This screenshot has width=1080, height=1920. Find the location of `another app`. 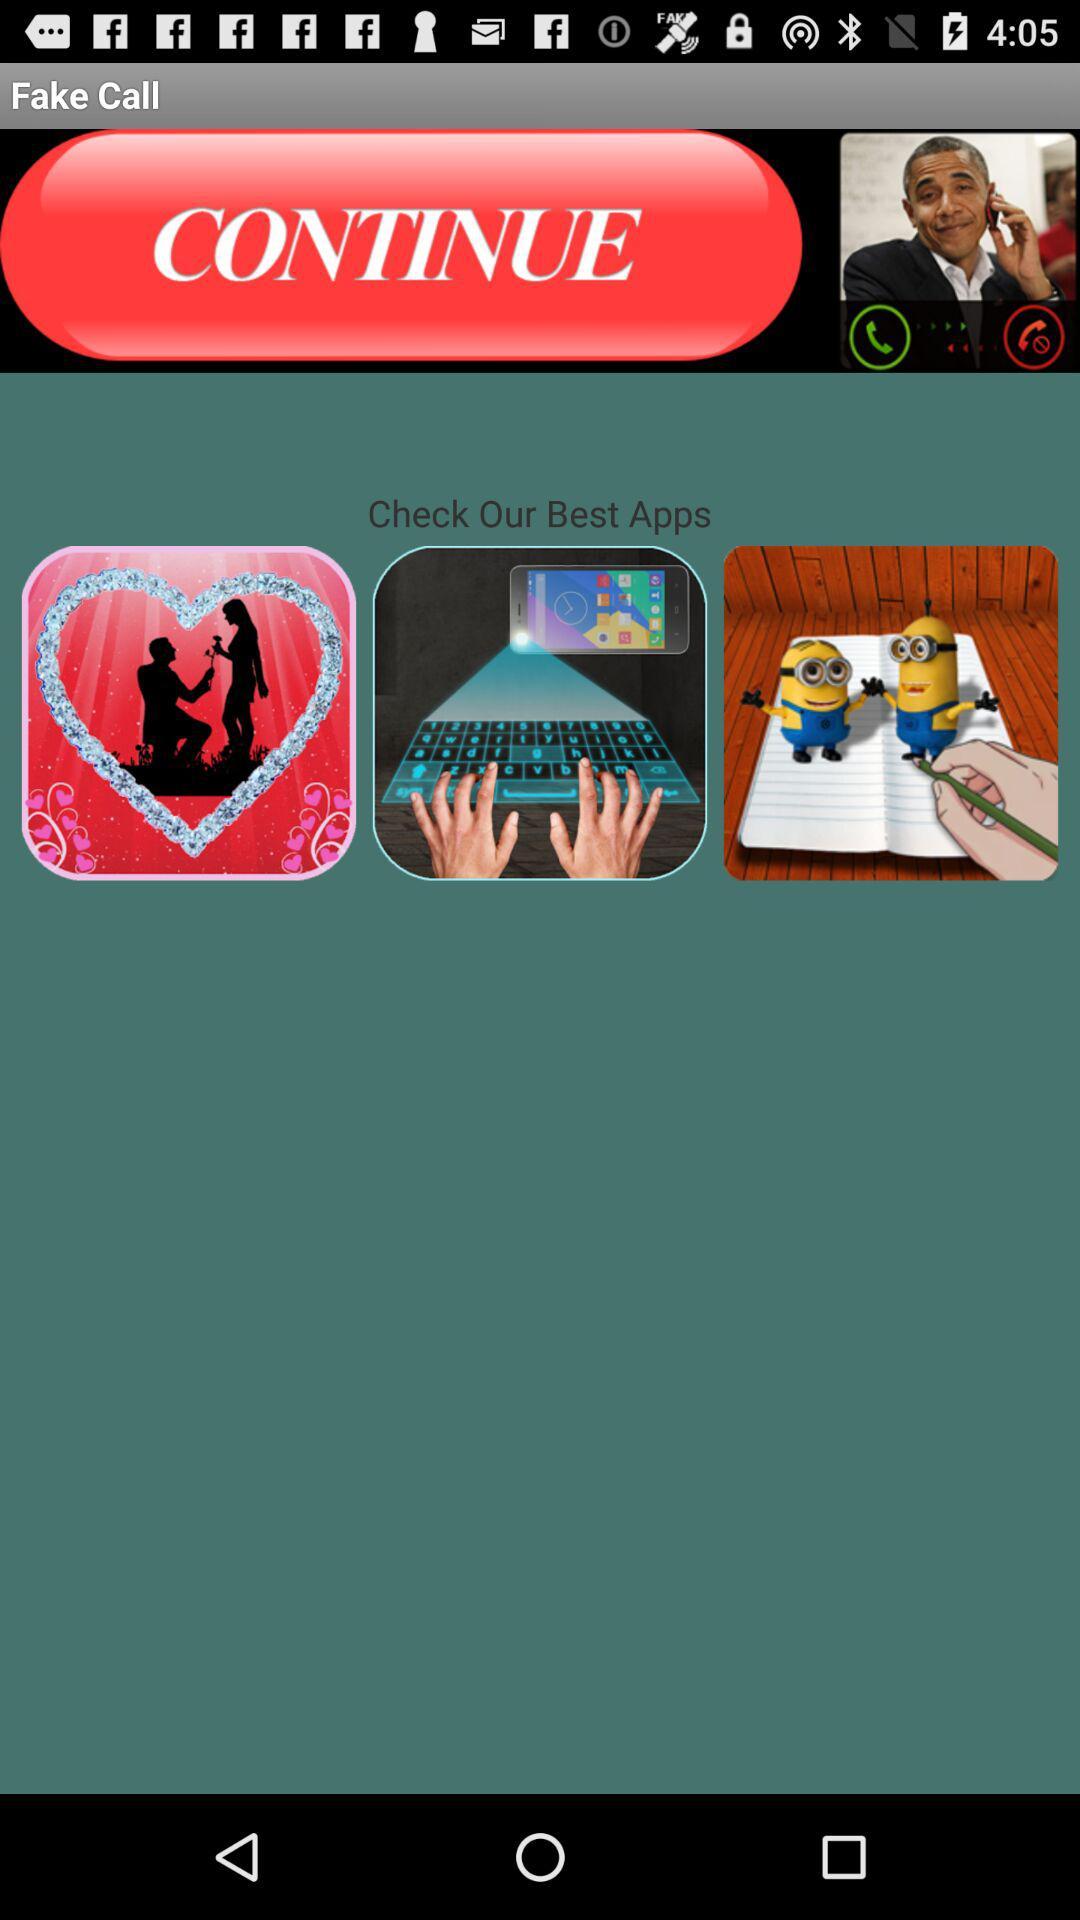

another app is located at coordinates (540, 713).